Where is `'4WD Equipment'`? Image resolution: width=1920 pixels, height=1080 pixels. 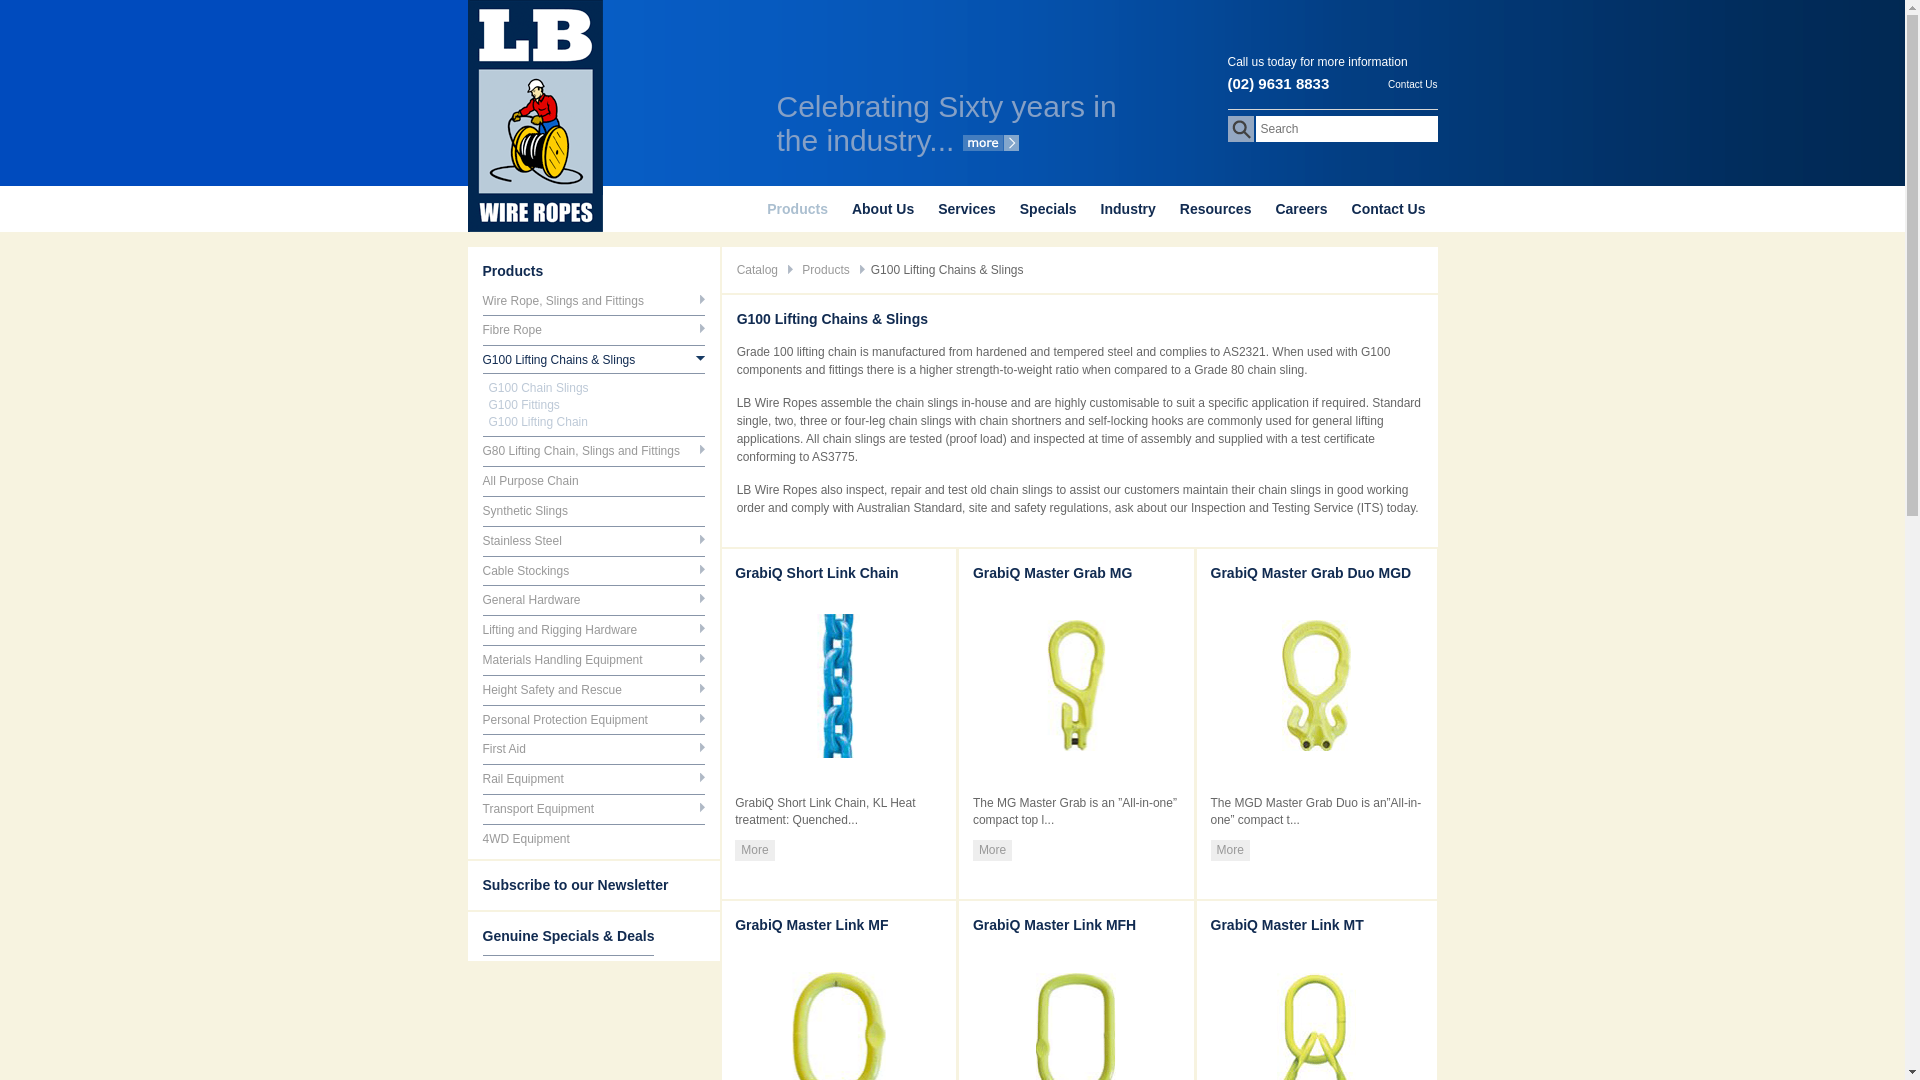 '4WD Equipment' is located at coordinates (525, 839).